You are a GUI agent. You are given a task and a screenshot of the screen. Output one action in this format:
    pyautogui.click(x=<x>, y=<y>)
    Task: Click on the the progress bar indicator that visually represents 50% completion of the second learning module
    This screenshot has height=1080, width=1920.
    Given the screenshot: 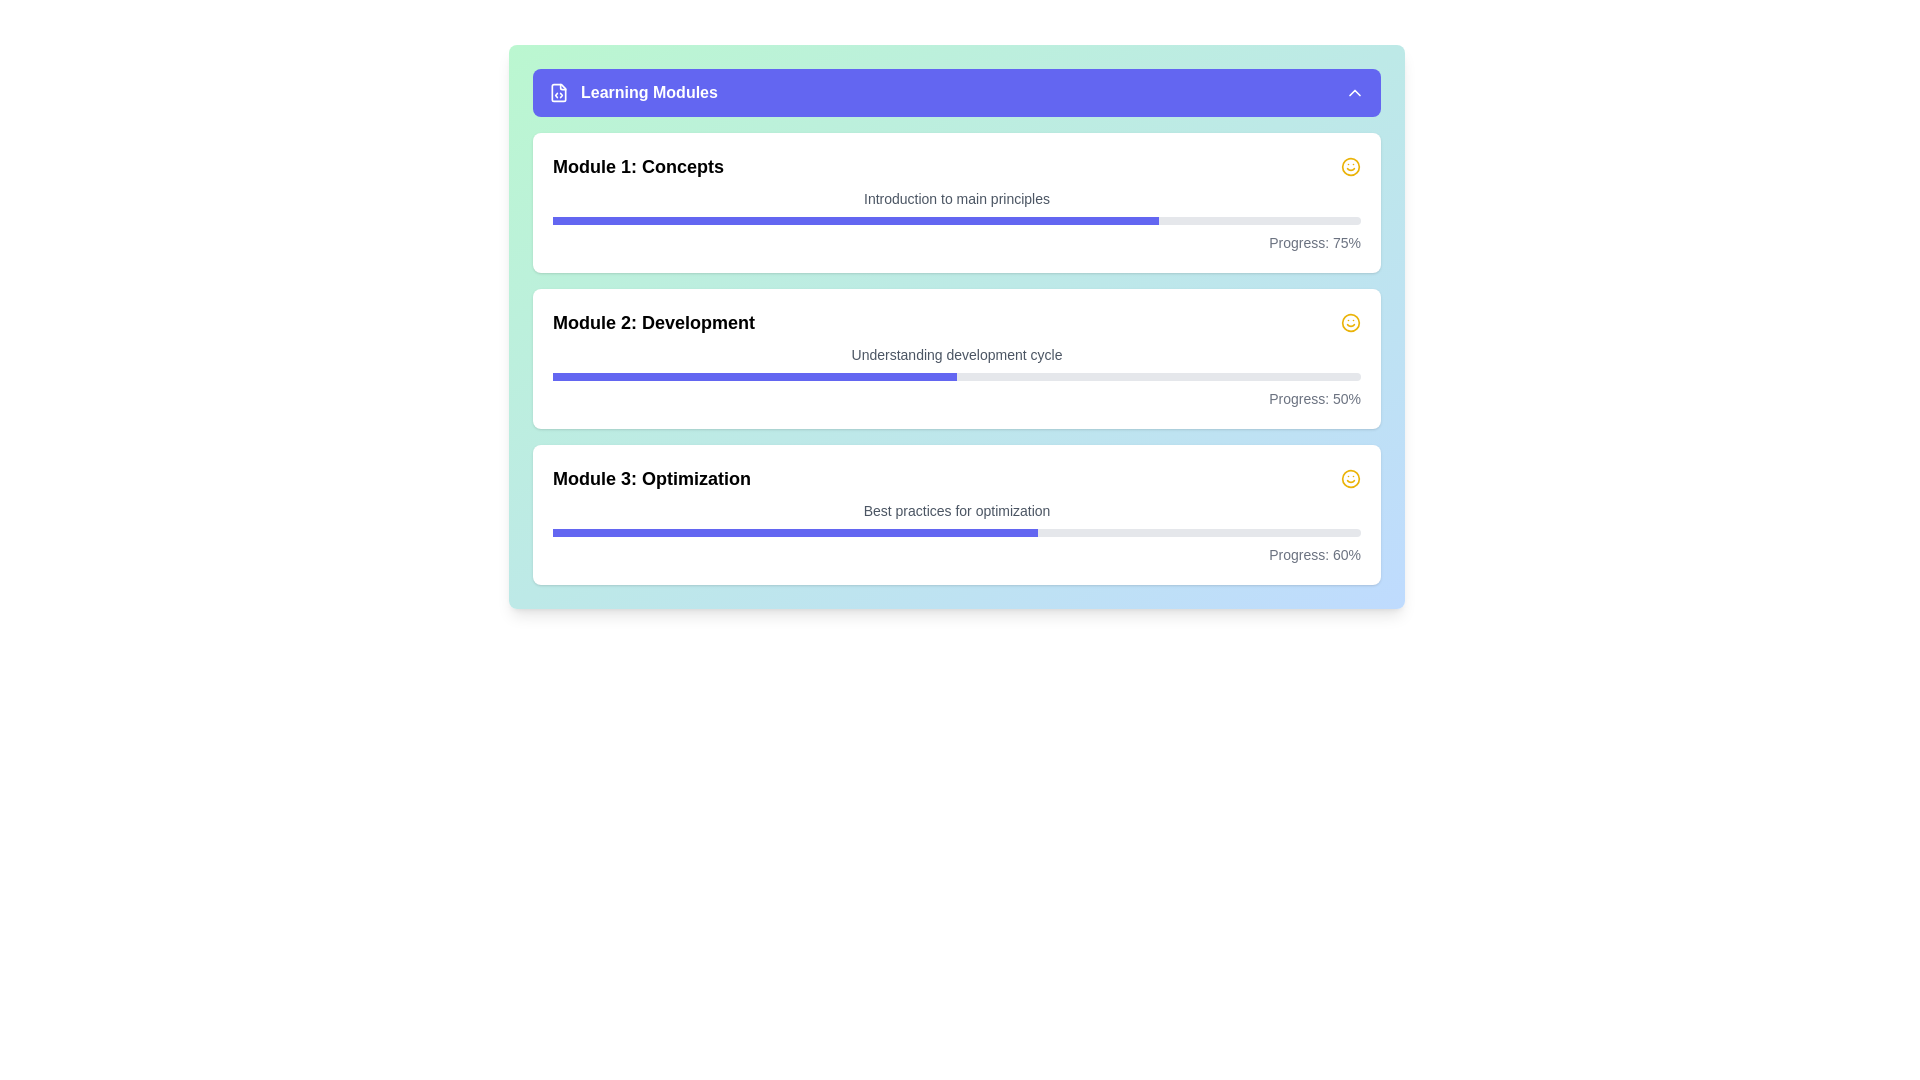 What is the action you would take?
    pyautogui.click(x=753, y=377)
    